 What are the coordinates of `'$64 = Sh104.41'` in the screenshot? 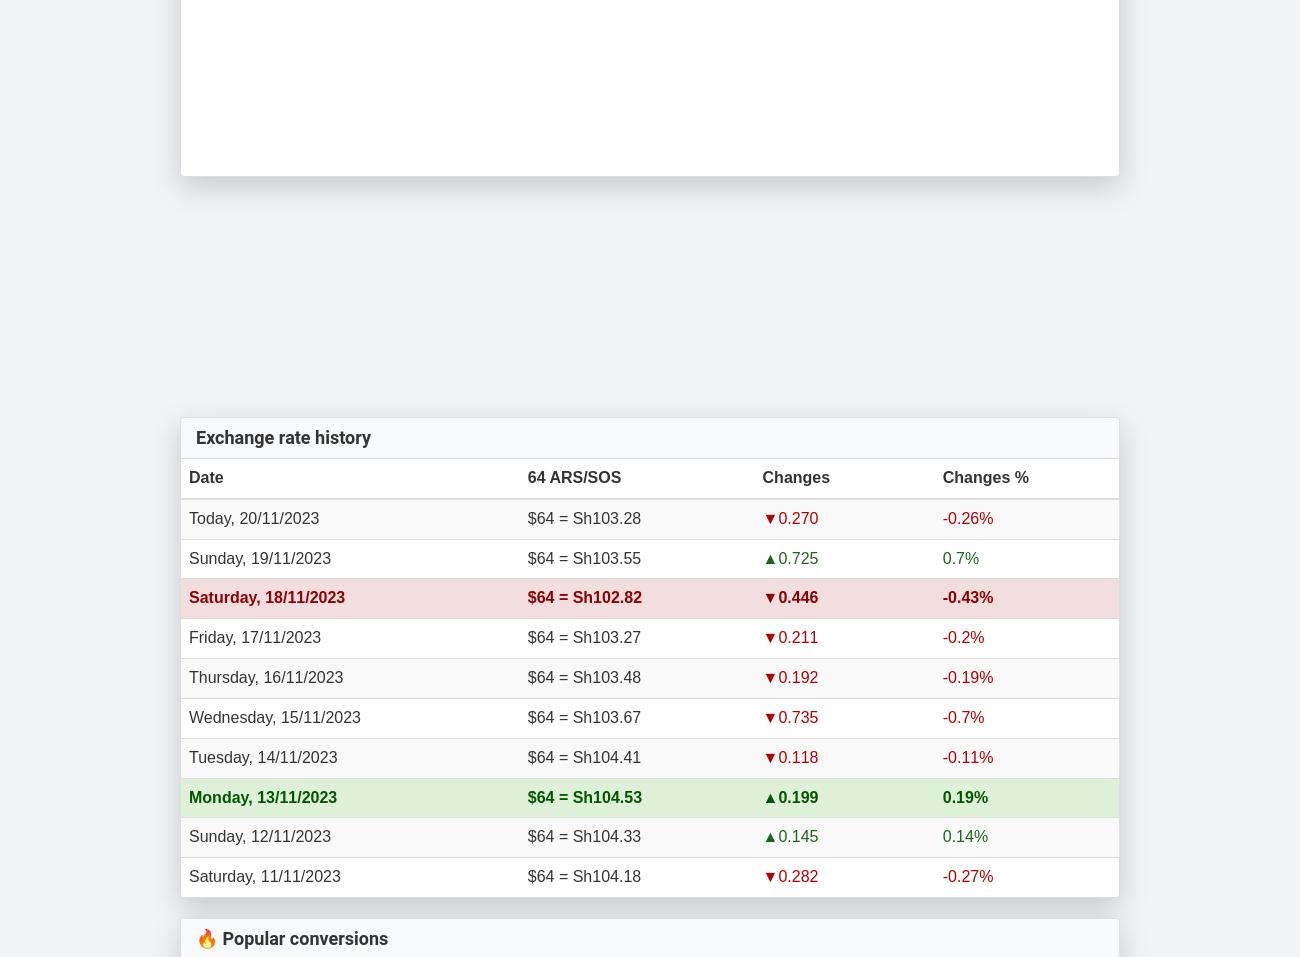 It's located at (582, 756).